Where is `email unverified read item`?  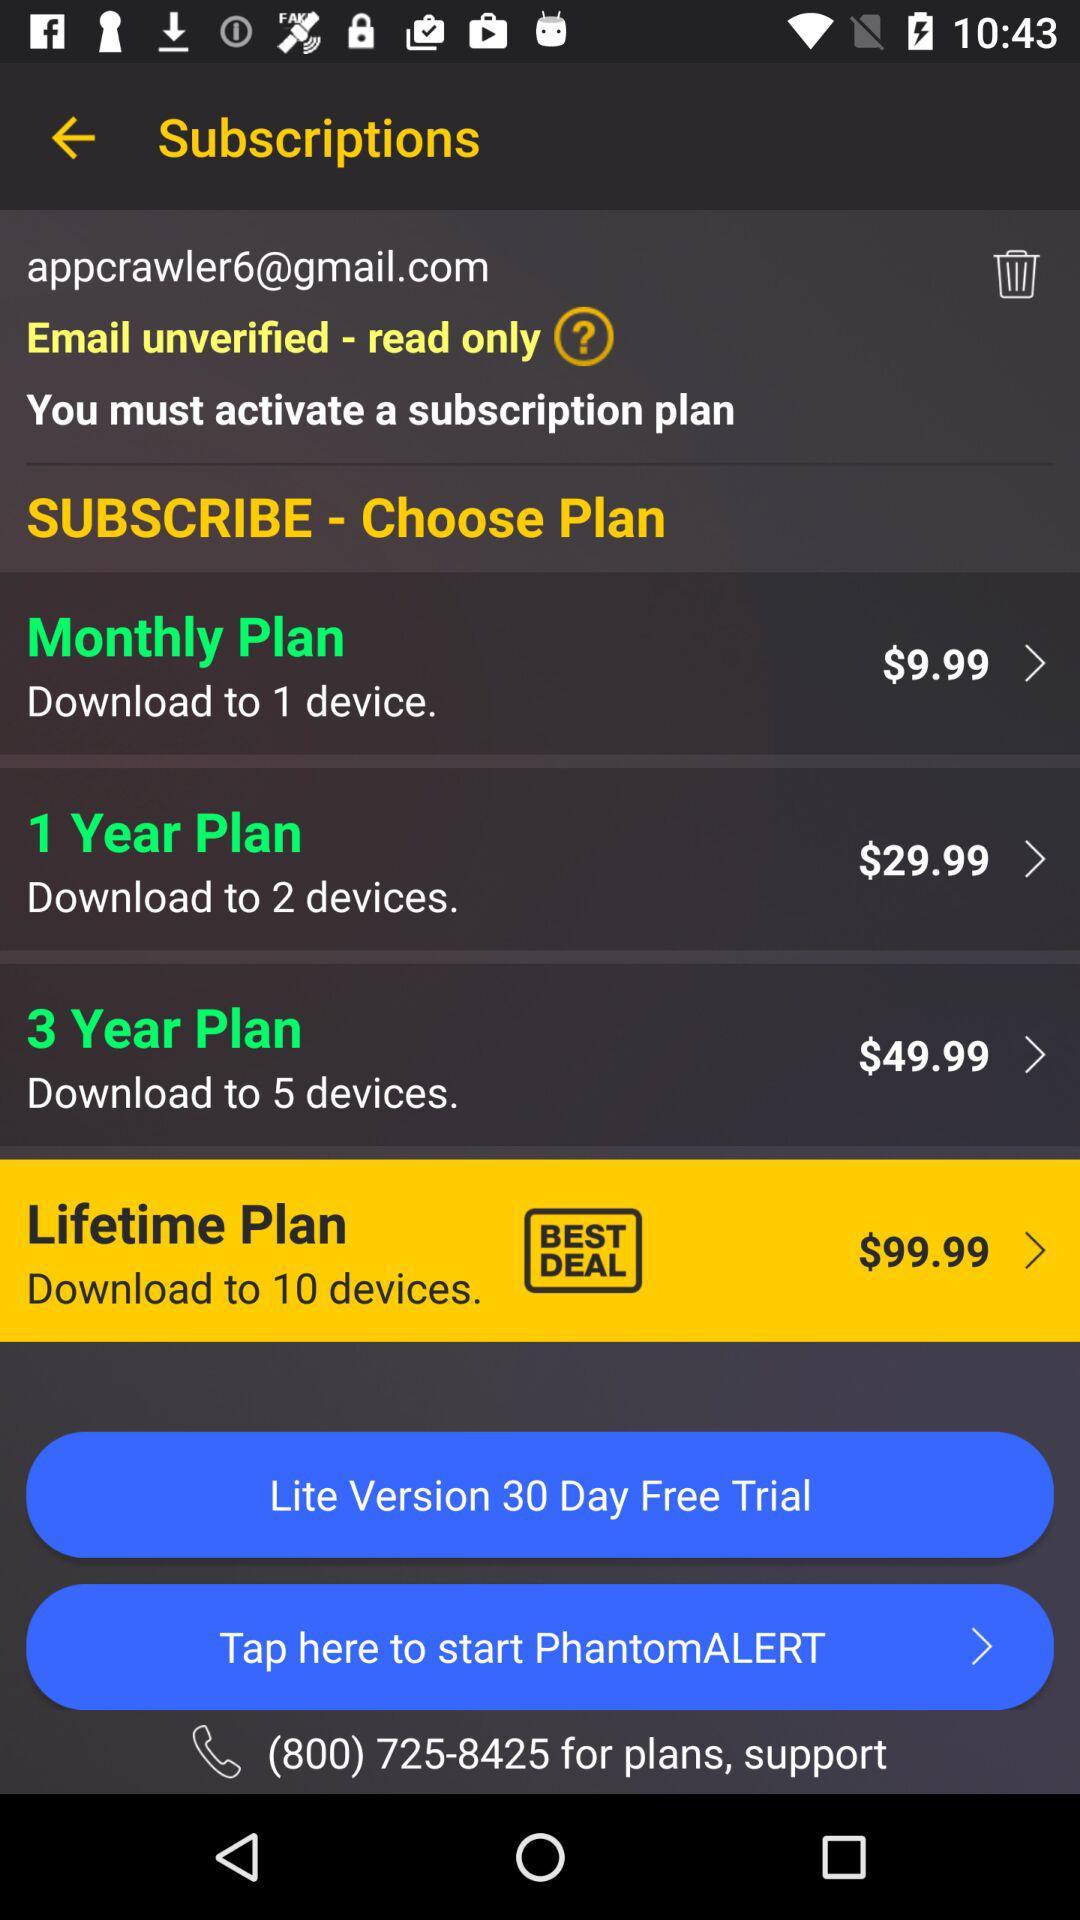 email unverified read item is located at coordinates (318, 336).